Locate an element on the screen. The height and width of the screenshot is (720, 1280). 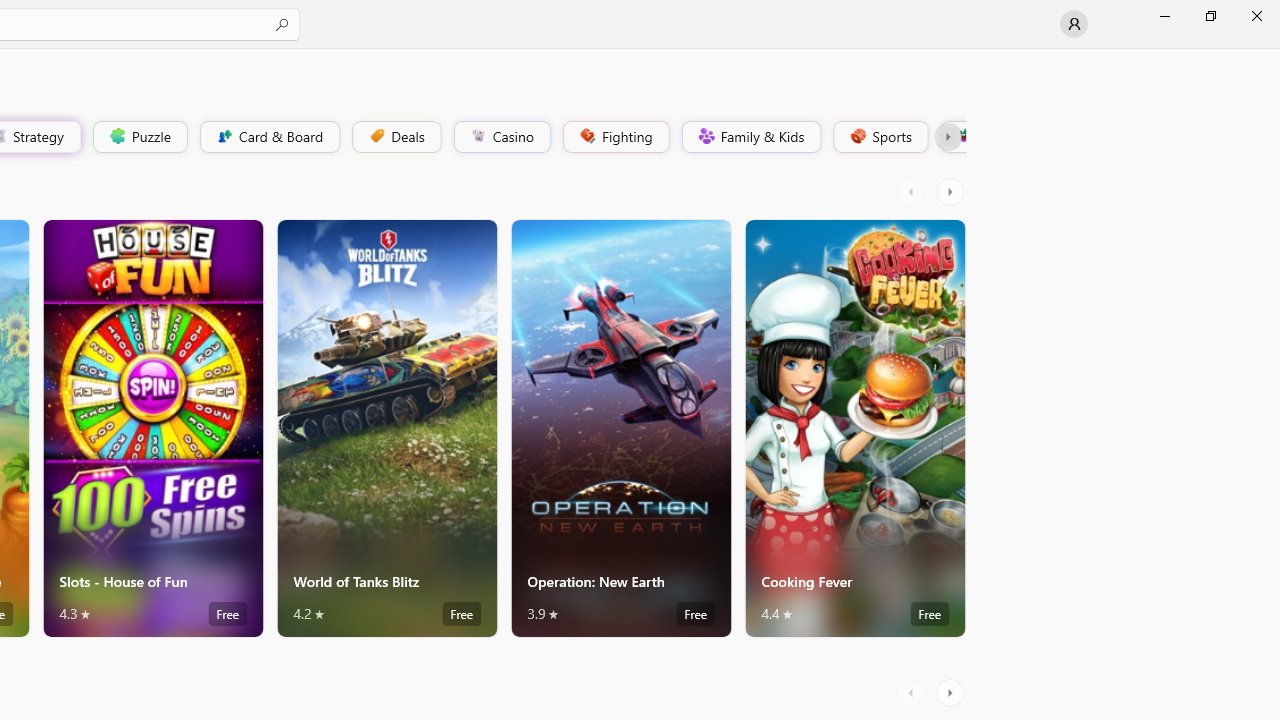
'Minimize Microsoft Store' is located at coordinates (1164, 15).